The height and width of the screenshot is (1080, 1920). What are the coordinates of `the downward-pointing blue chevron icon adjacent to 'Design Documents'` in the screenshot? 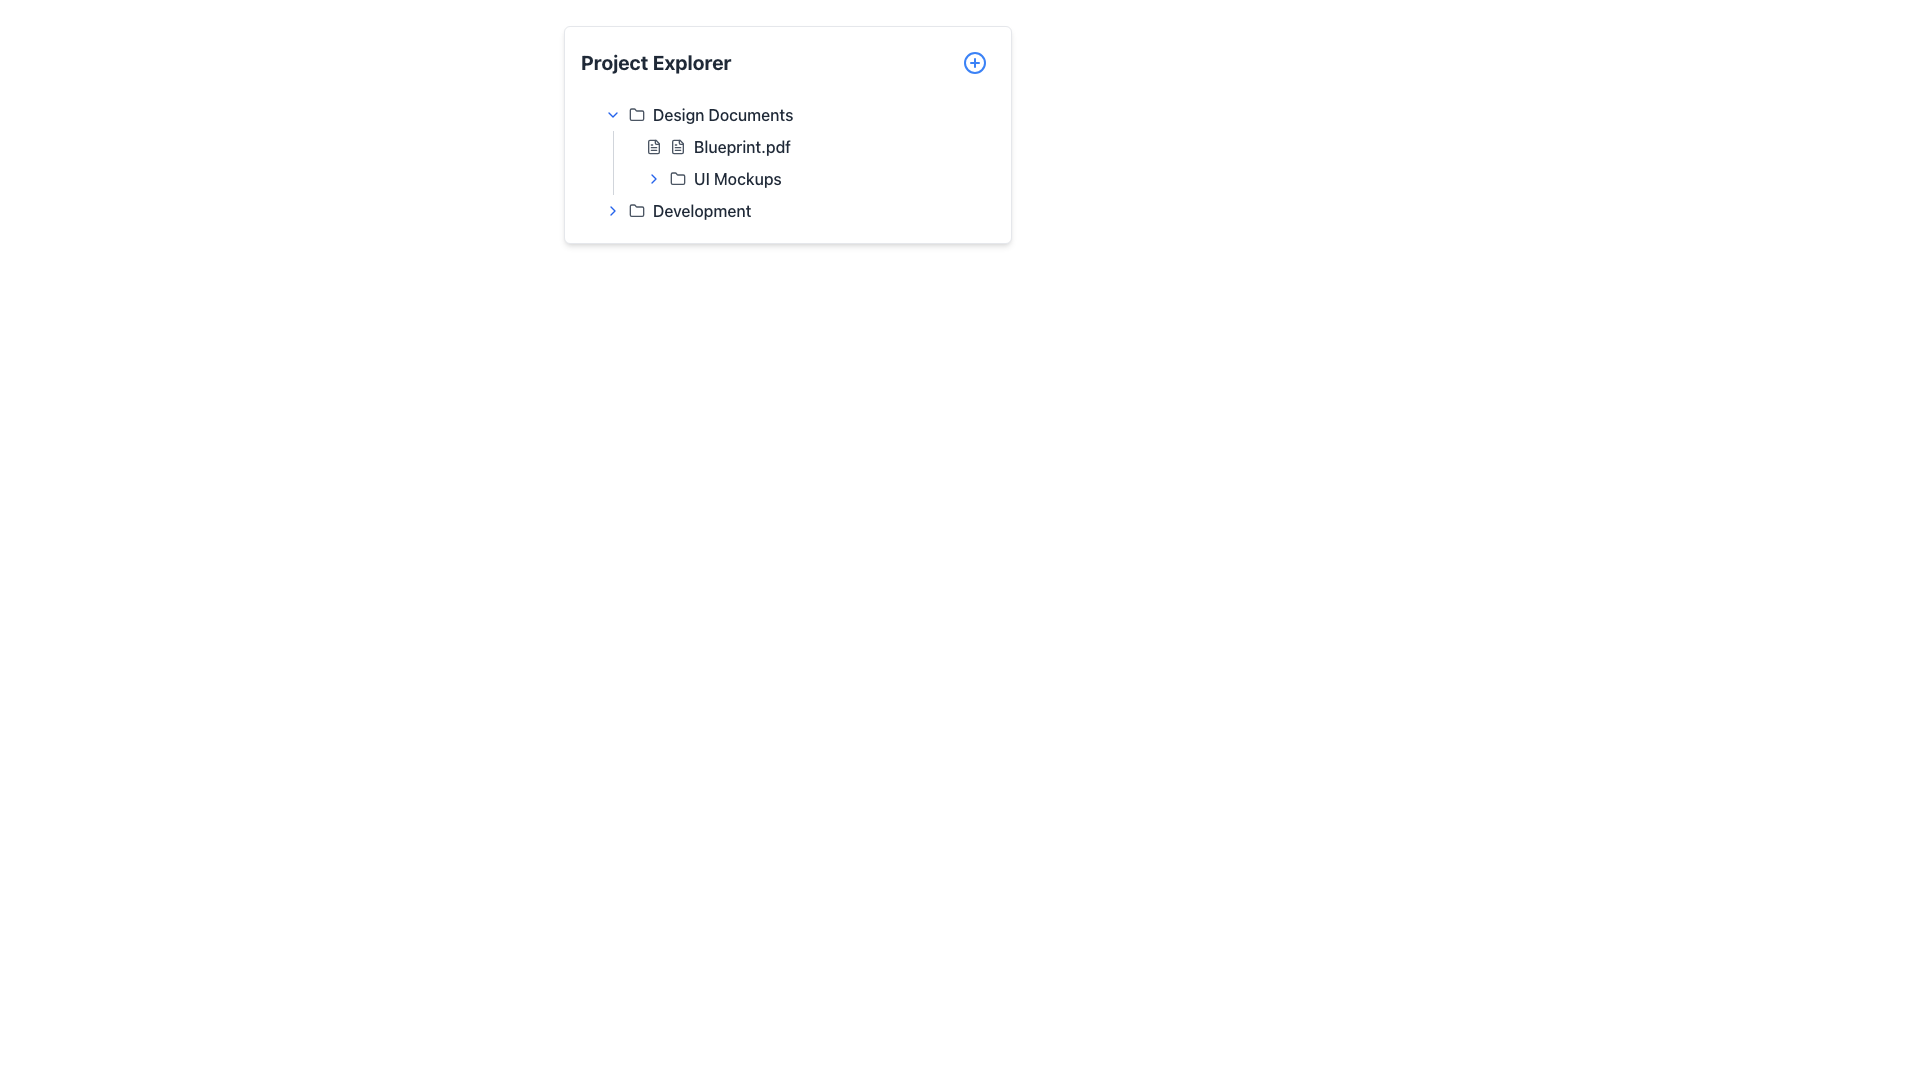 It's located at (612, 115).